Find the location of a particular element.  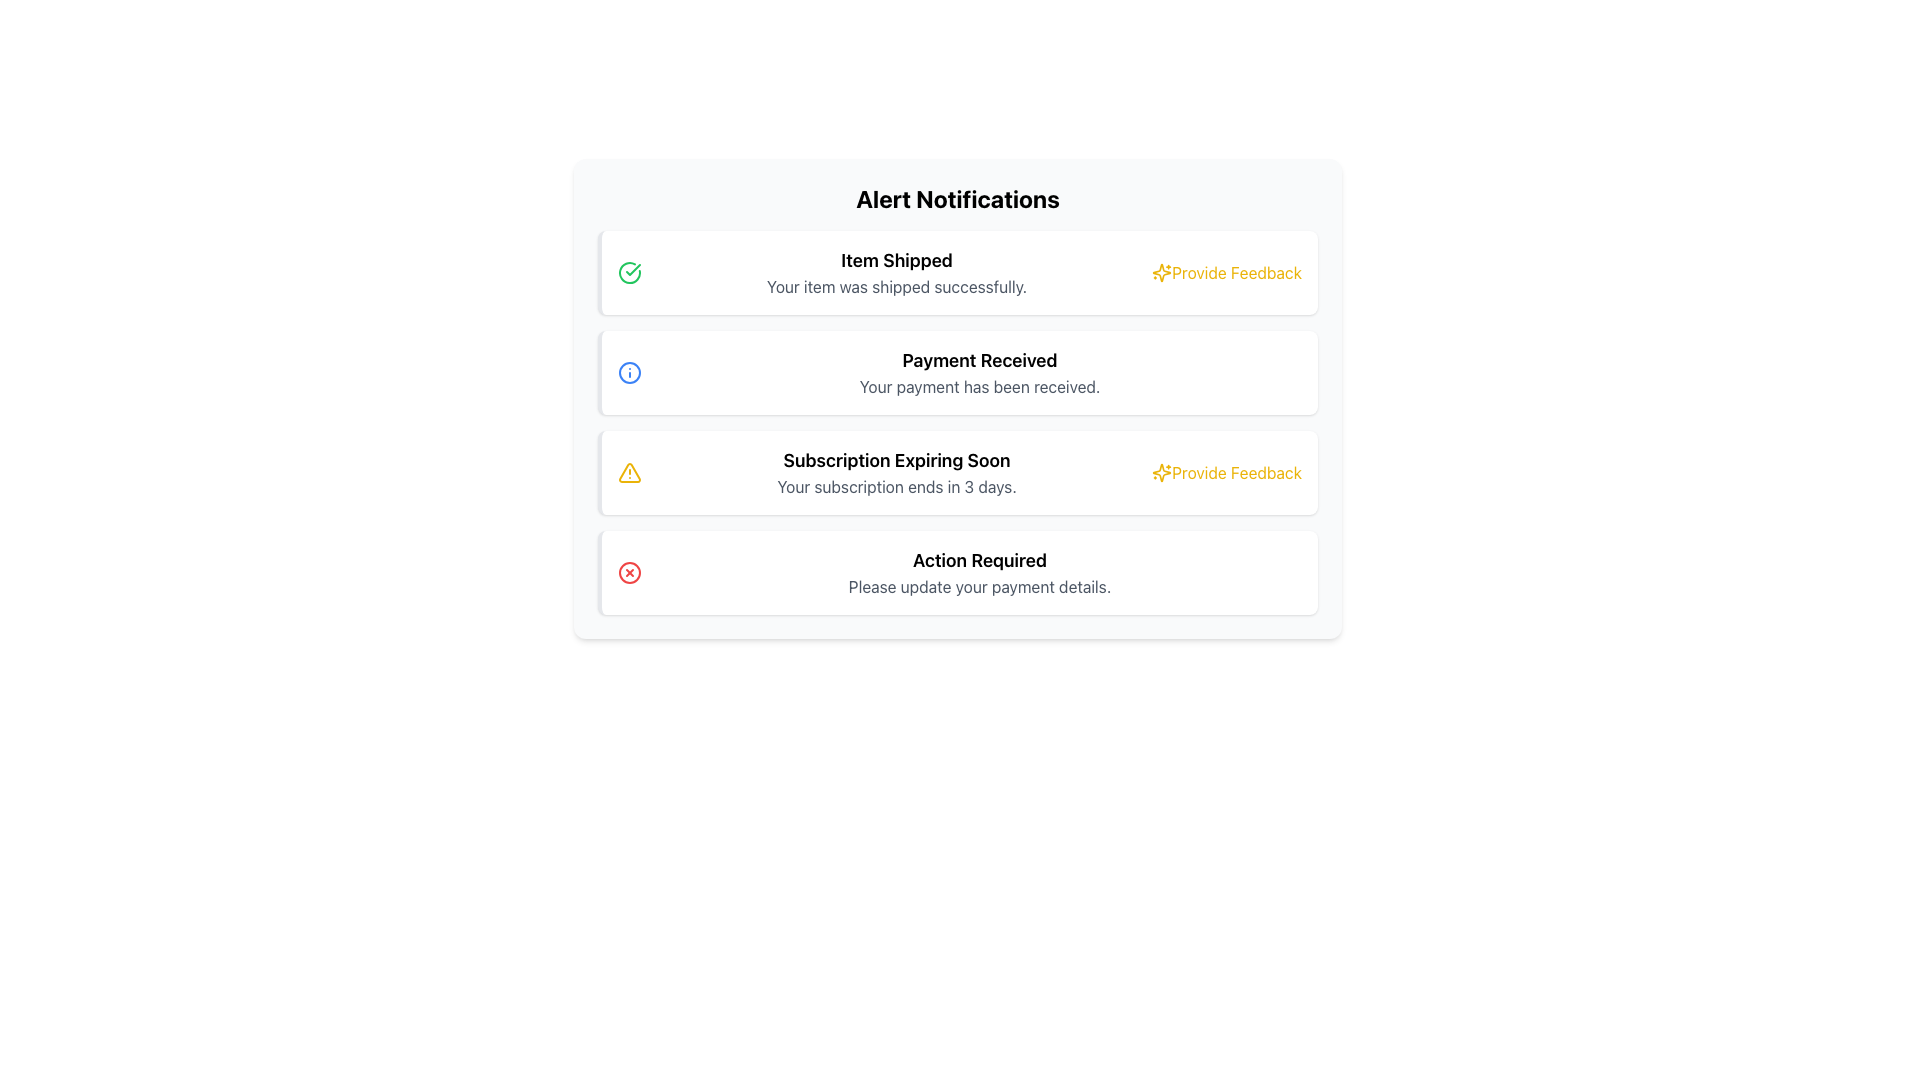

the circular information icon with a blue outline, located in the 'Payment Received' card in the 'Alert Notifications' list is located at coordinates (628, 373).